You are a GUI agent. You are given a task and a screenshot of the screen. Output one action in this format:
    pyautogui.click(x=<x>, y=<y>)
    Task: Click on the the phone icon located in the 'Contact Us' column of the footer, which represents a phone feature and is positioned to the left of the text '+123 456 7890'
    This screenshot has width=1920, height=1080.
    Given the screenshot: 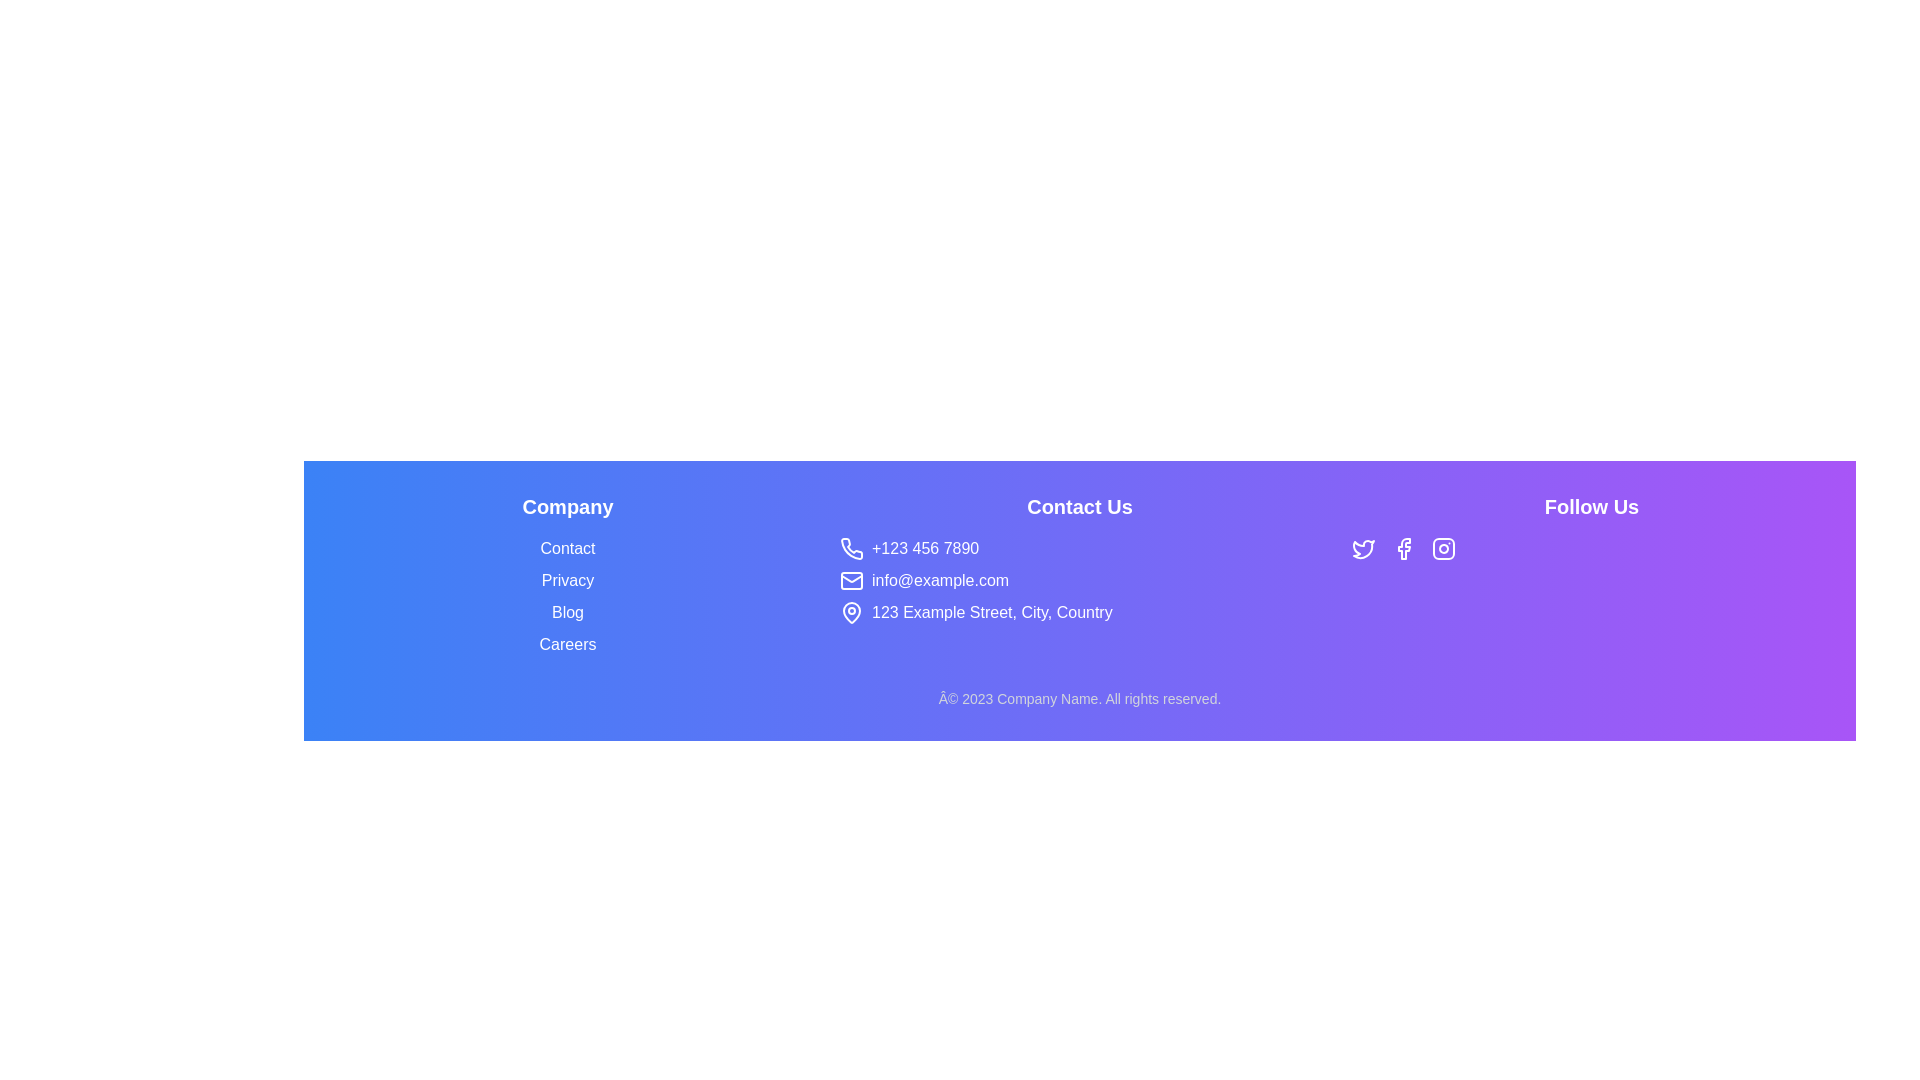 What is the action you would take?
    pyautogui.click(x=851, y=548)
    